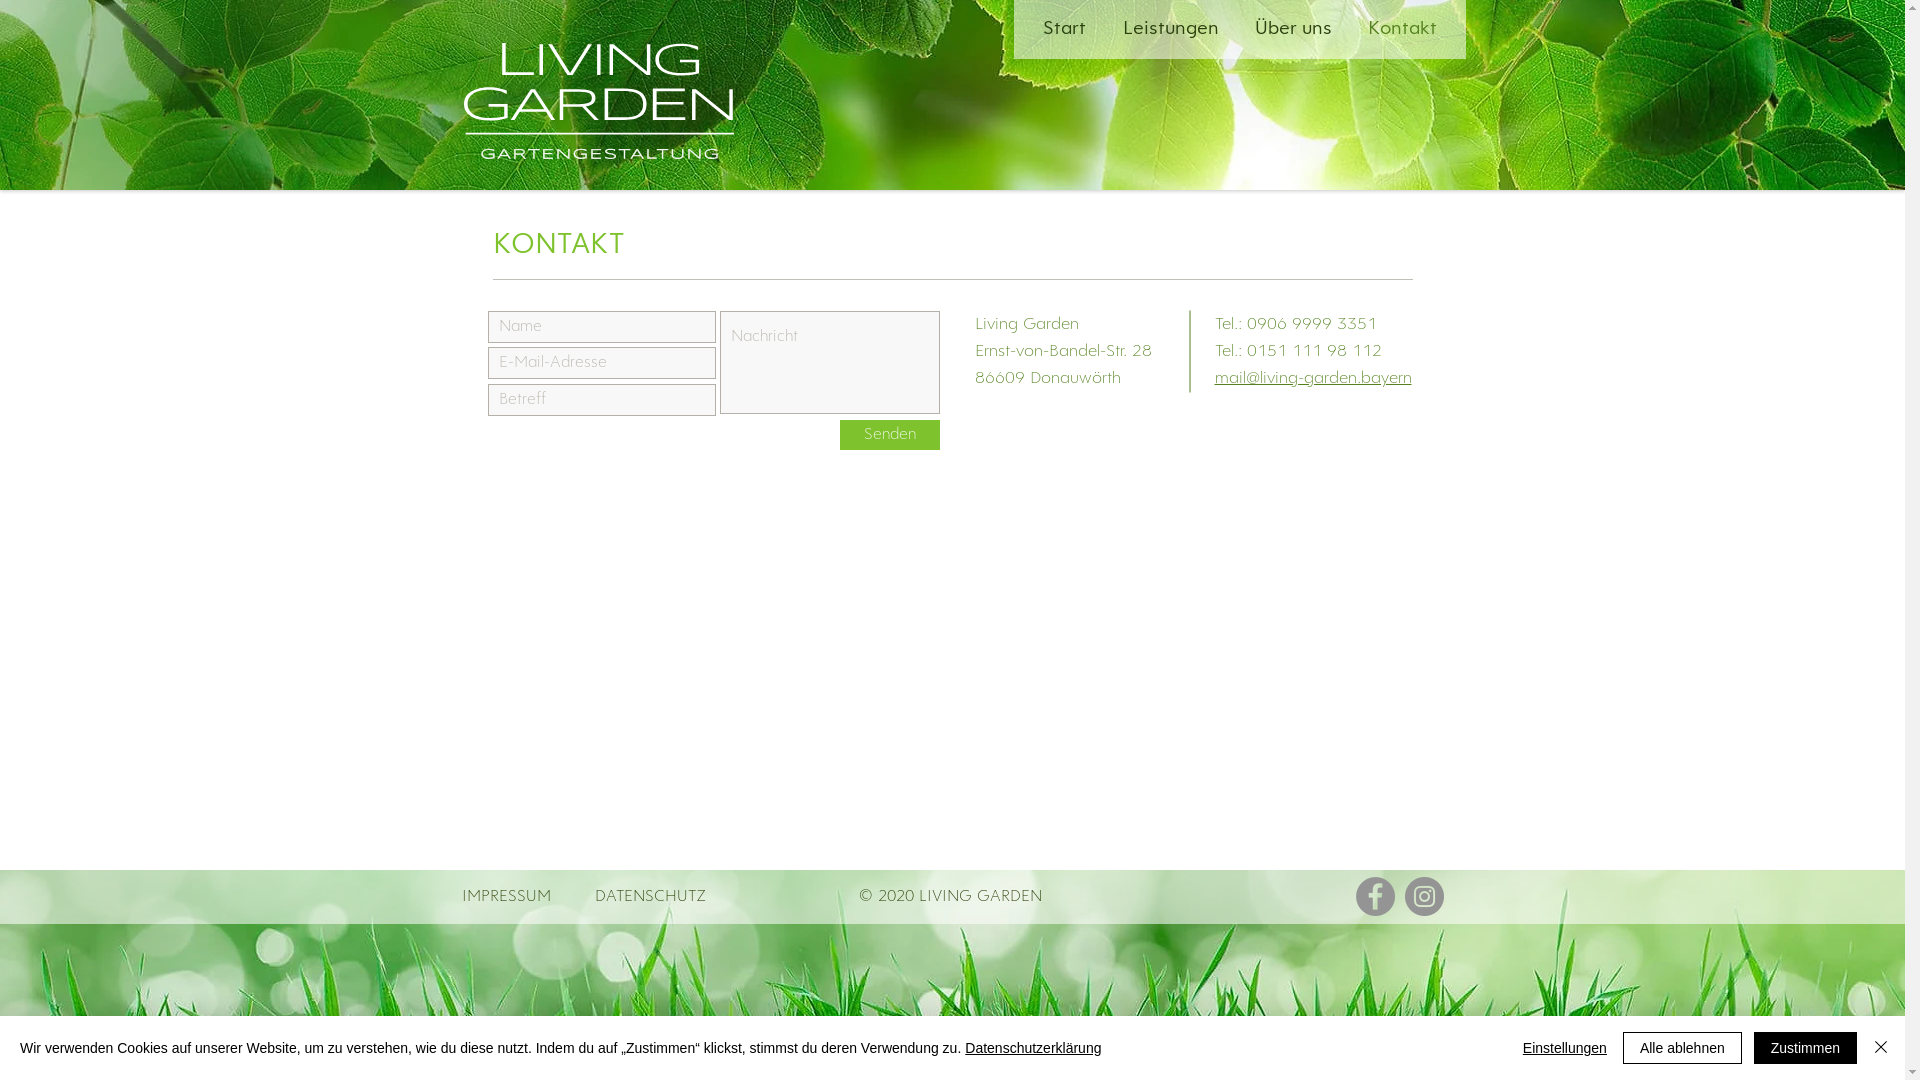 This screenshot has height=1080, width=1920. Describe the element at coordinates (1352, 29) in the screenshot. I see `'Kontakt'` at that location.